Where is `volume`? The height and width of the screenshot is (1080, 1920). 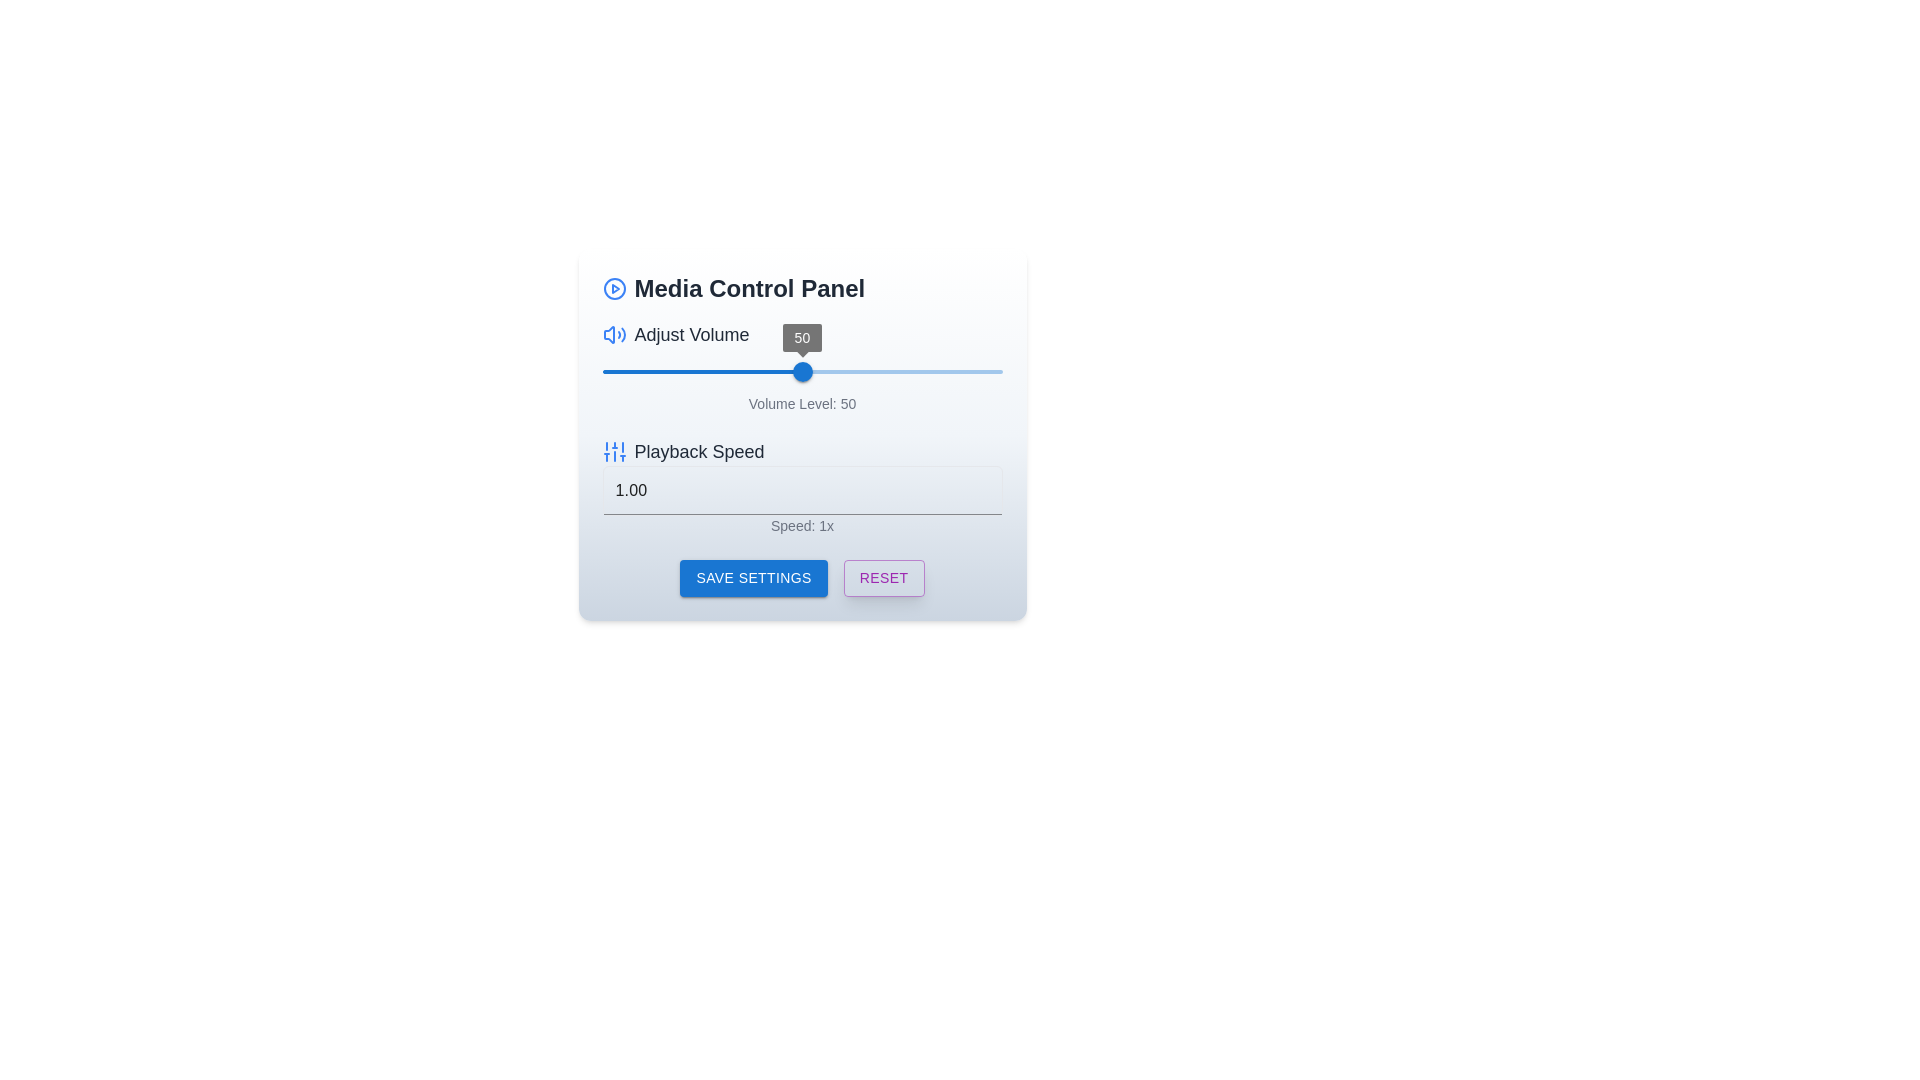
volume is located at coordinates (654, 371).